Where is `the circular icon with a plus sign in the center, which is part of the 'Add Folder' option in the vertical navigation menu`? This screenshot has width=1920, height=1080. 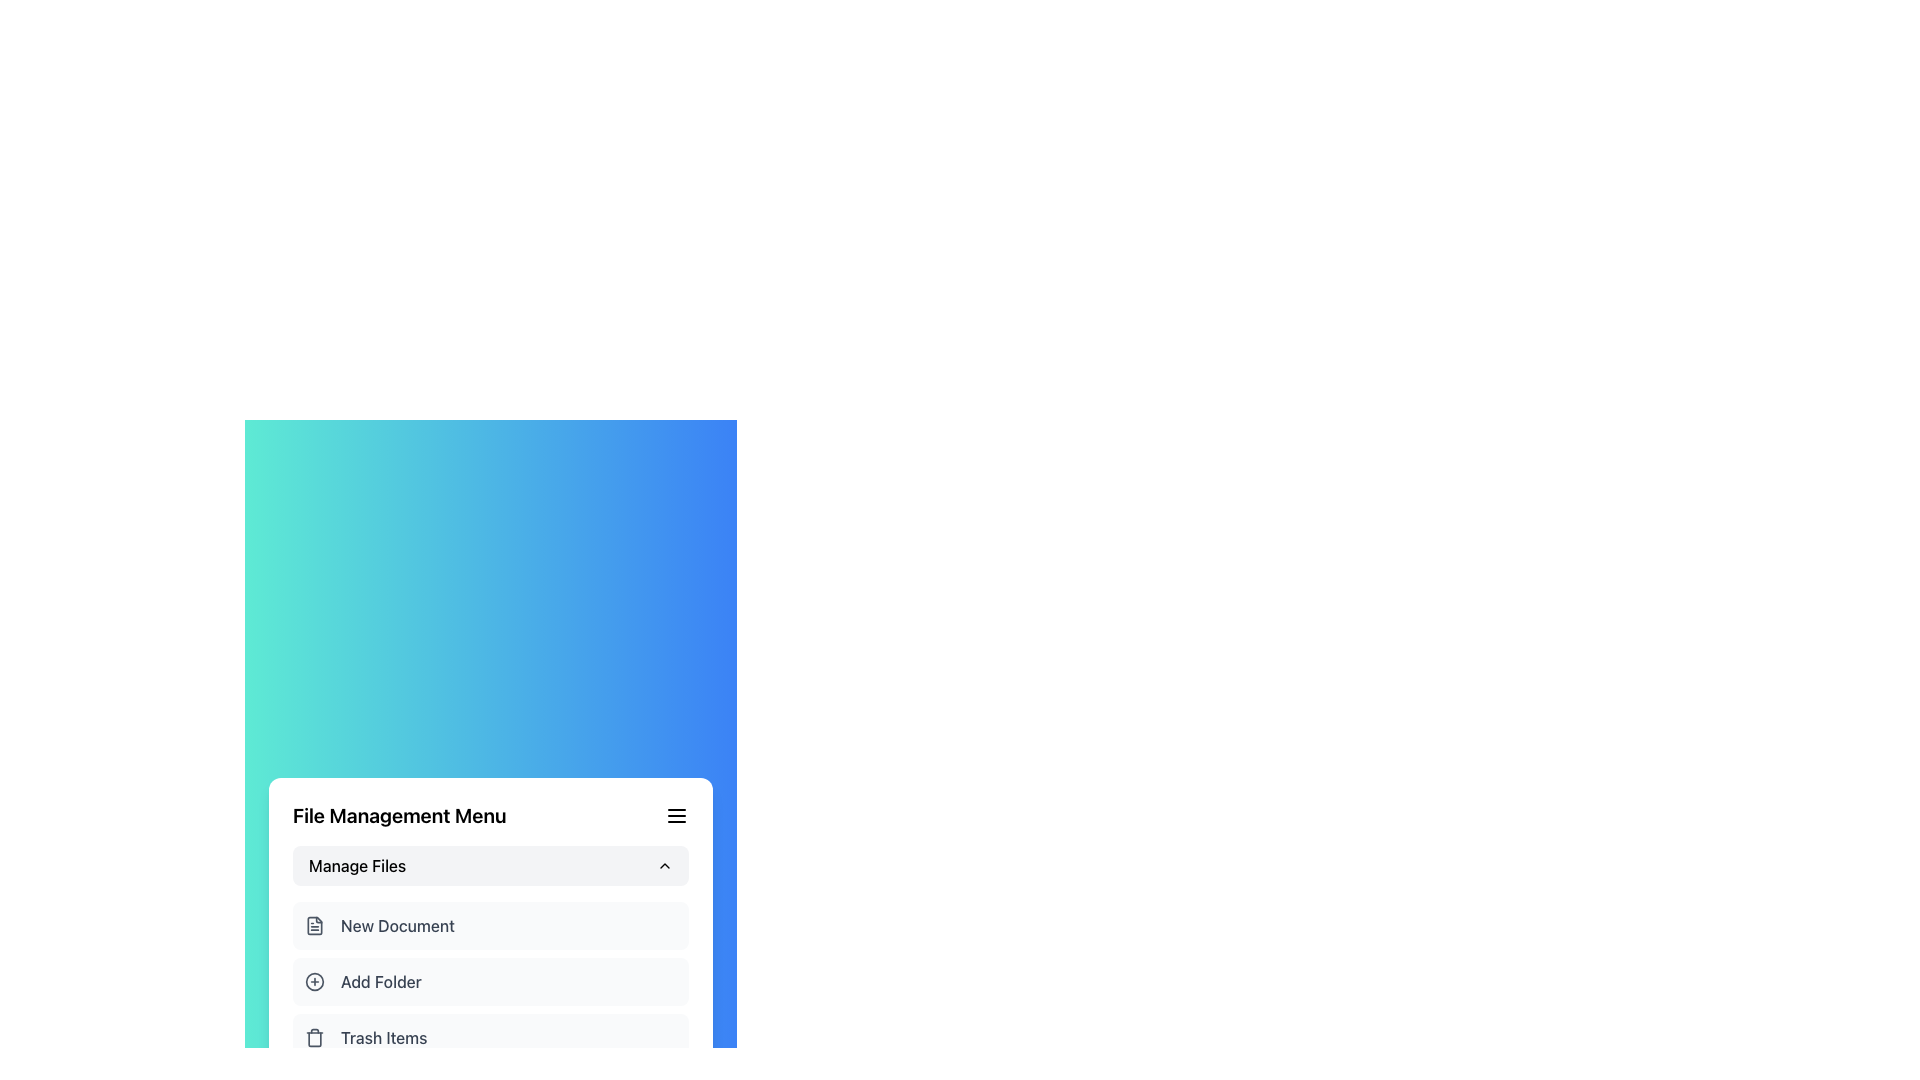
the circular icon with a plus sign in the center, which is part of the 'Add Folder' option in the vertical navigation menu is located at coordinates (314, 981).